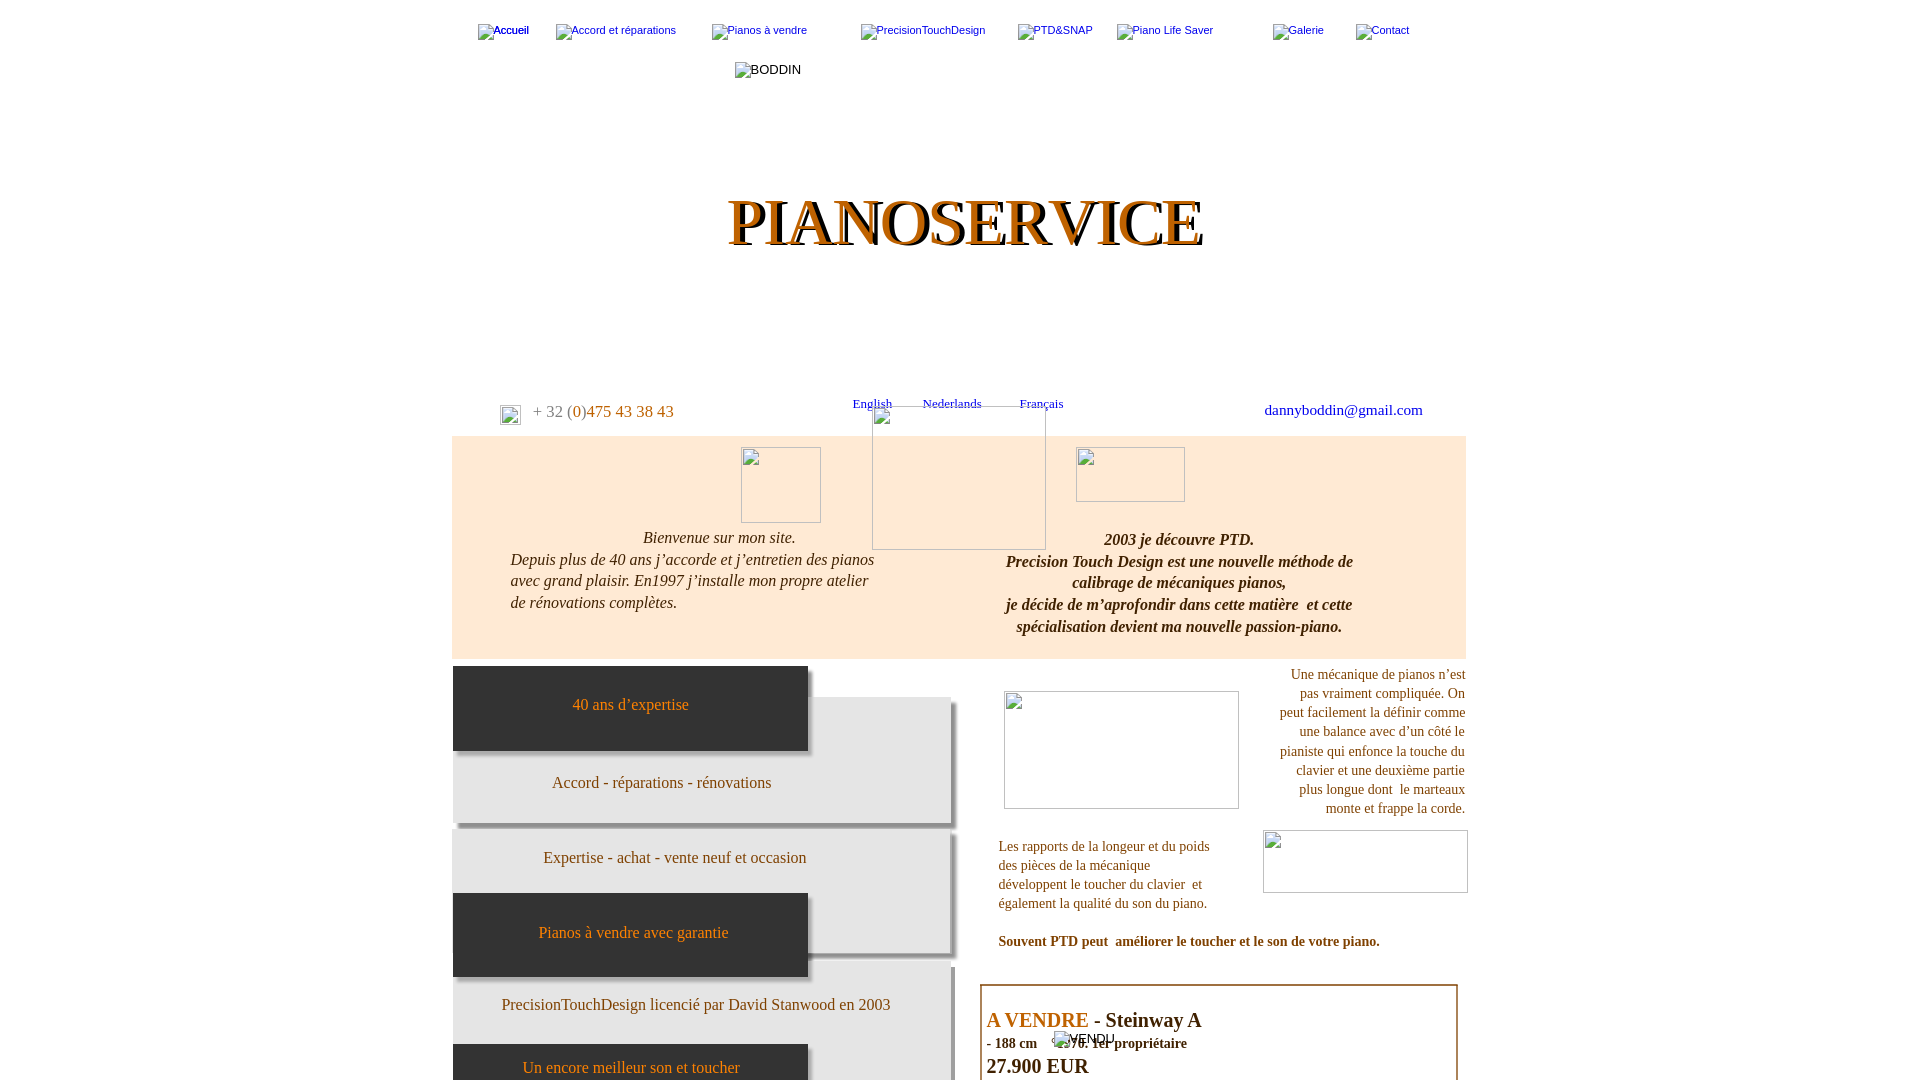 This screenshot has height=1080, width=1920. I want to click on 'English', so click(872, 403).